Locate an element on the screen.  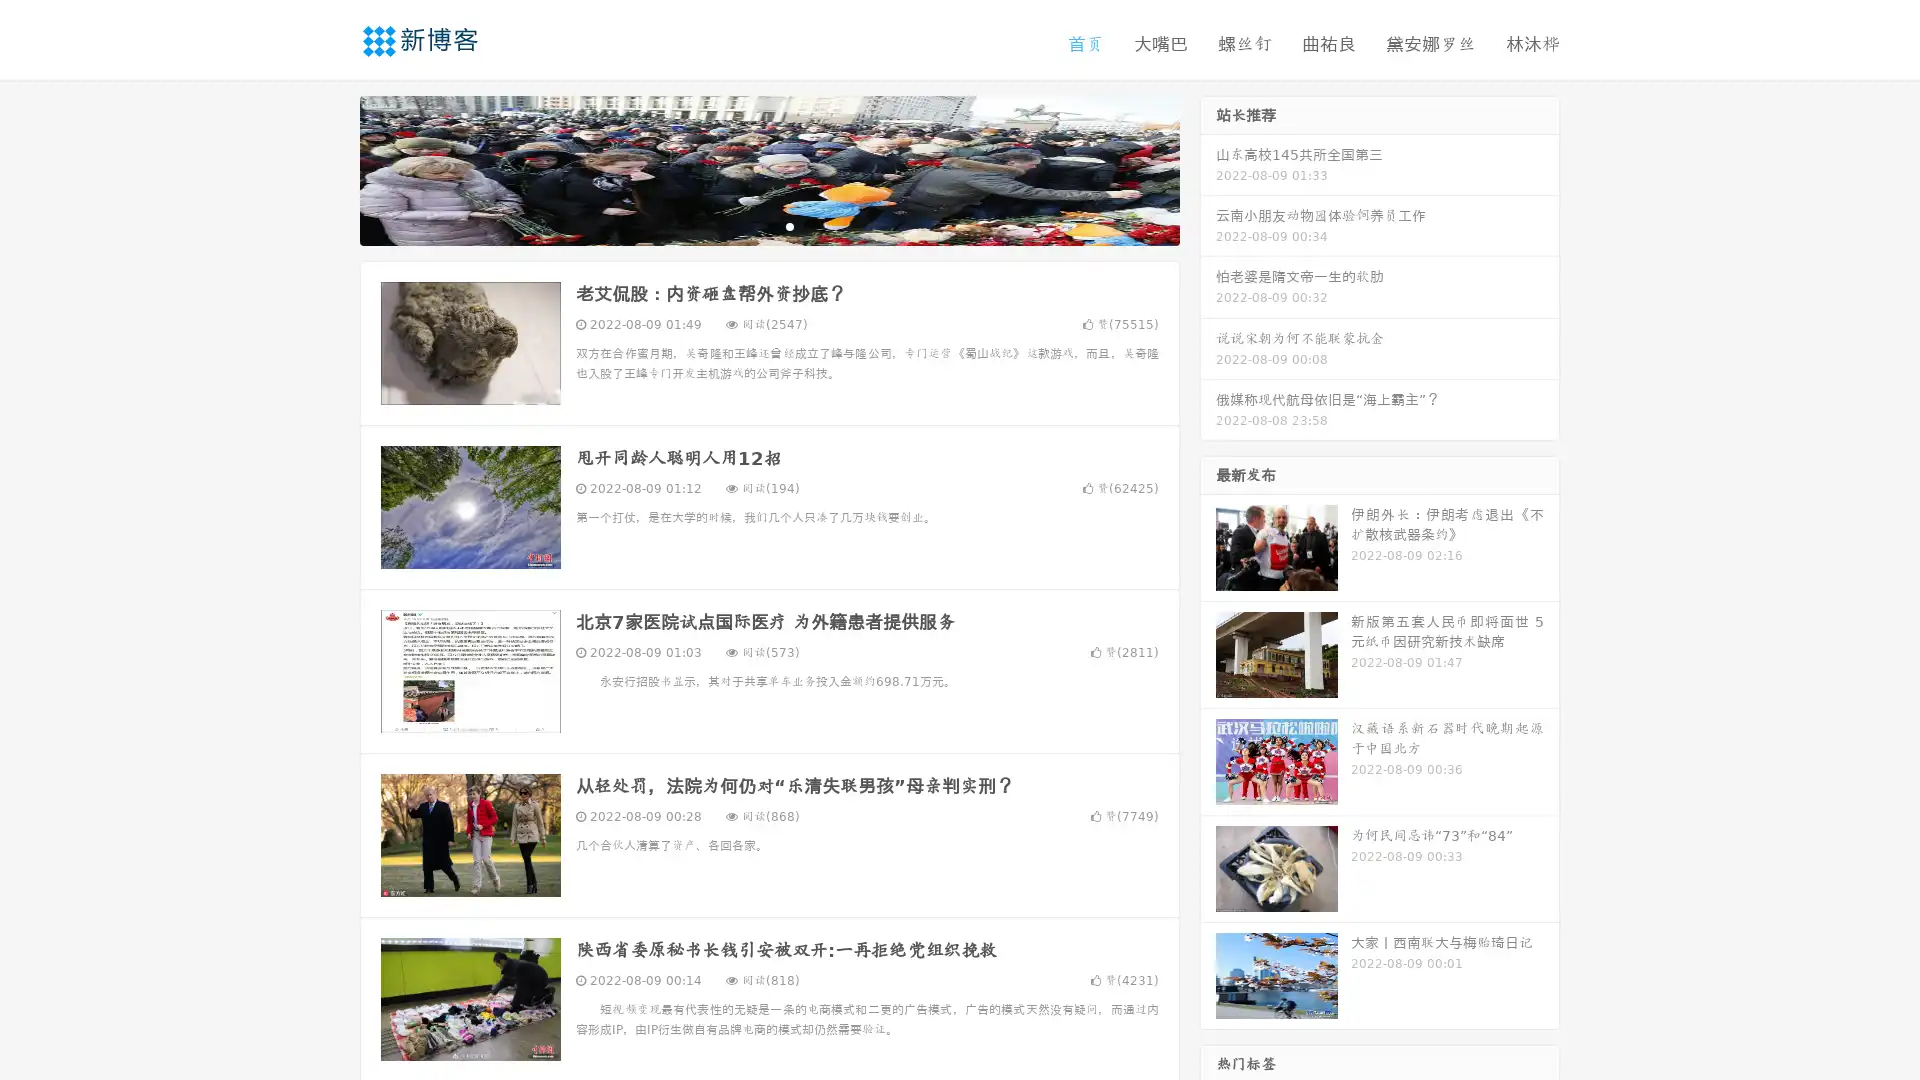
Go to slide 3 is located at coordinates (789, 225).